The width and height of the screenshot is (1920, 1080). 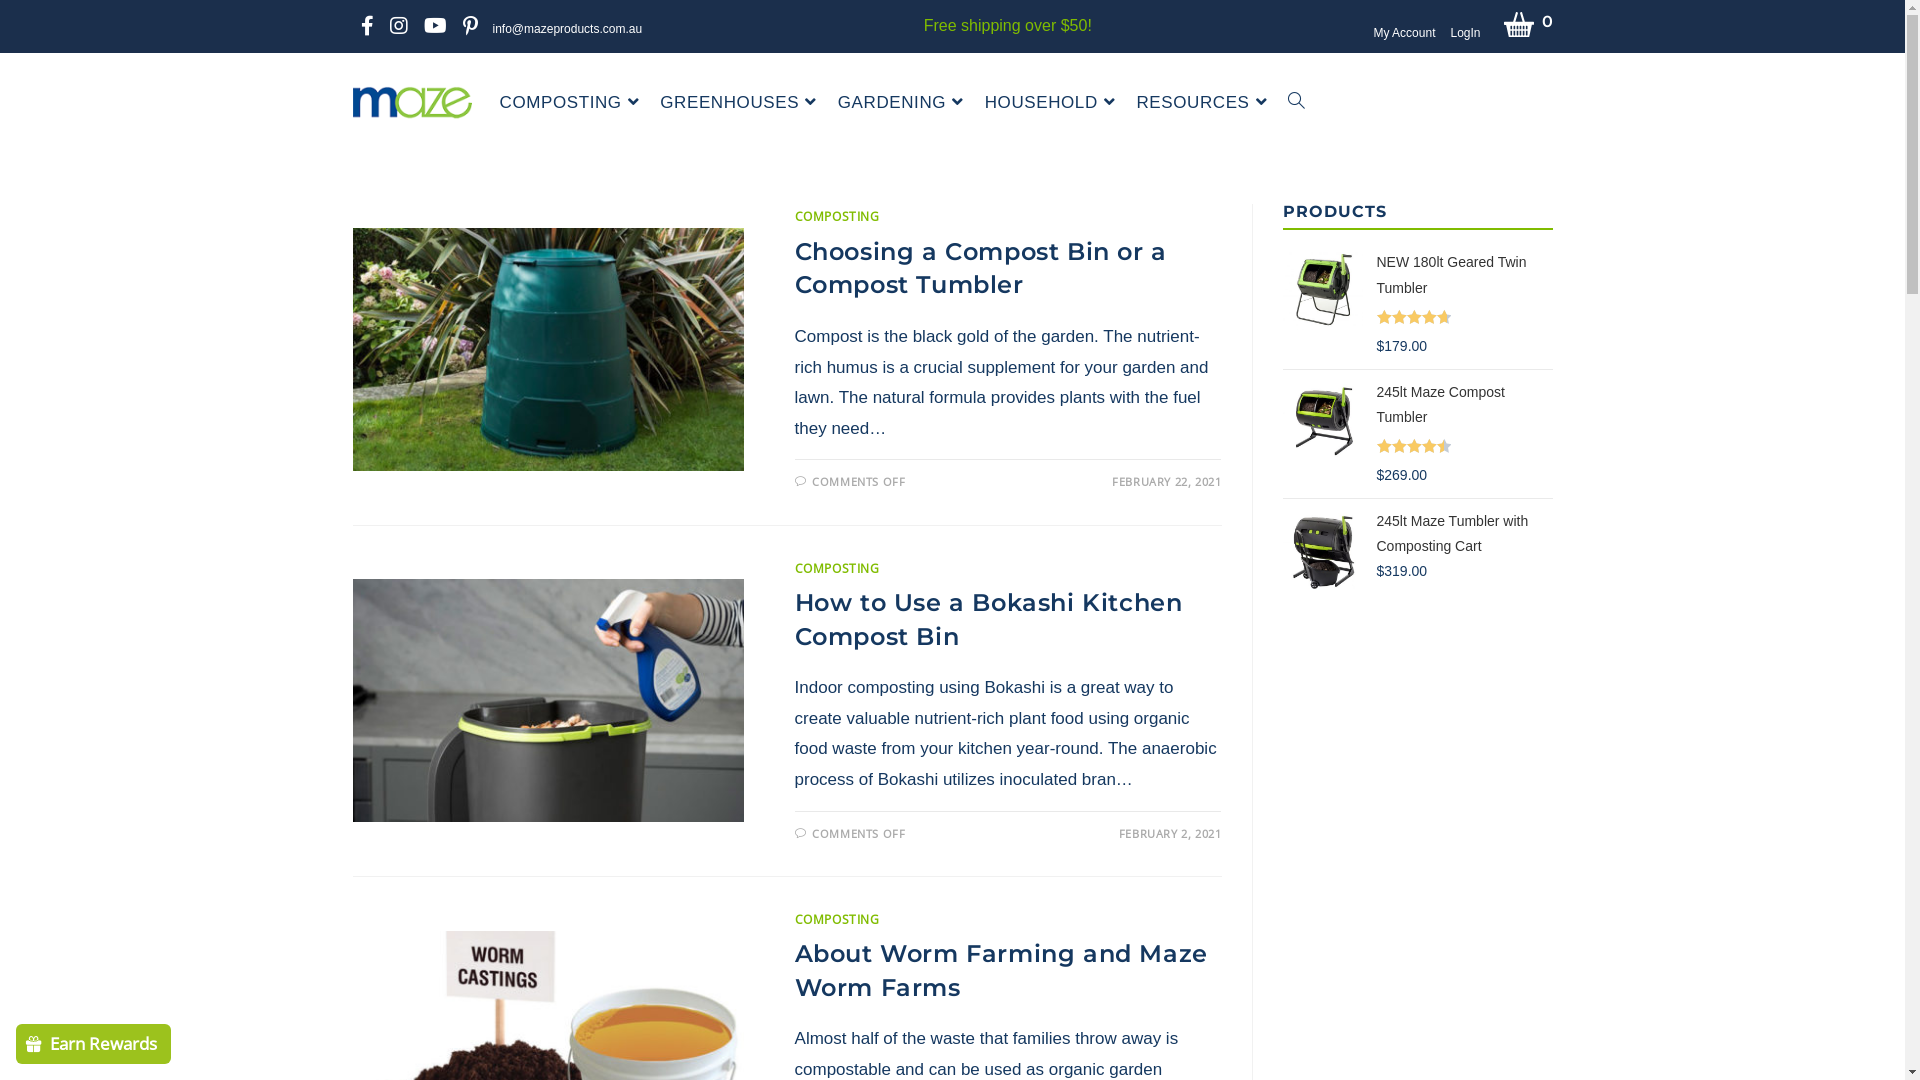 What do you see at coordinates (571, 103) in the screenshot?
I see `'COMPOSTING'` at bounding box center [571, 103].